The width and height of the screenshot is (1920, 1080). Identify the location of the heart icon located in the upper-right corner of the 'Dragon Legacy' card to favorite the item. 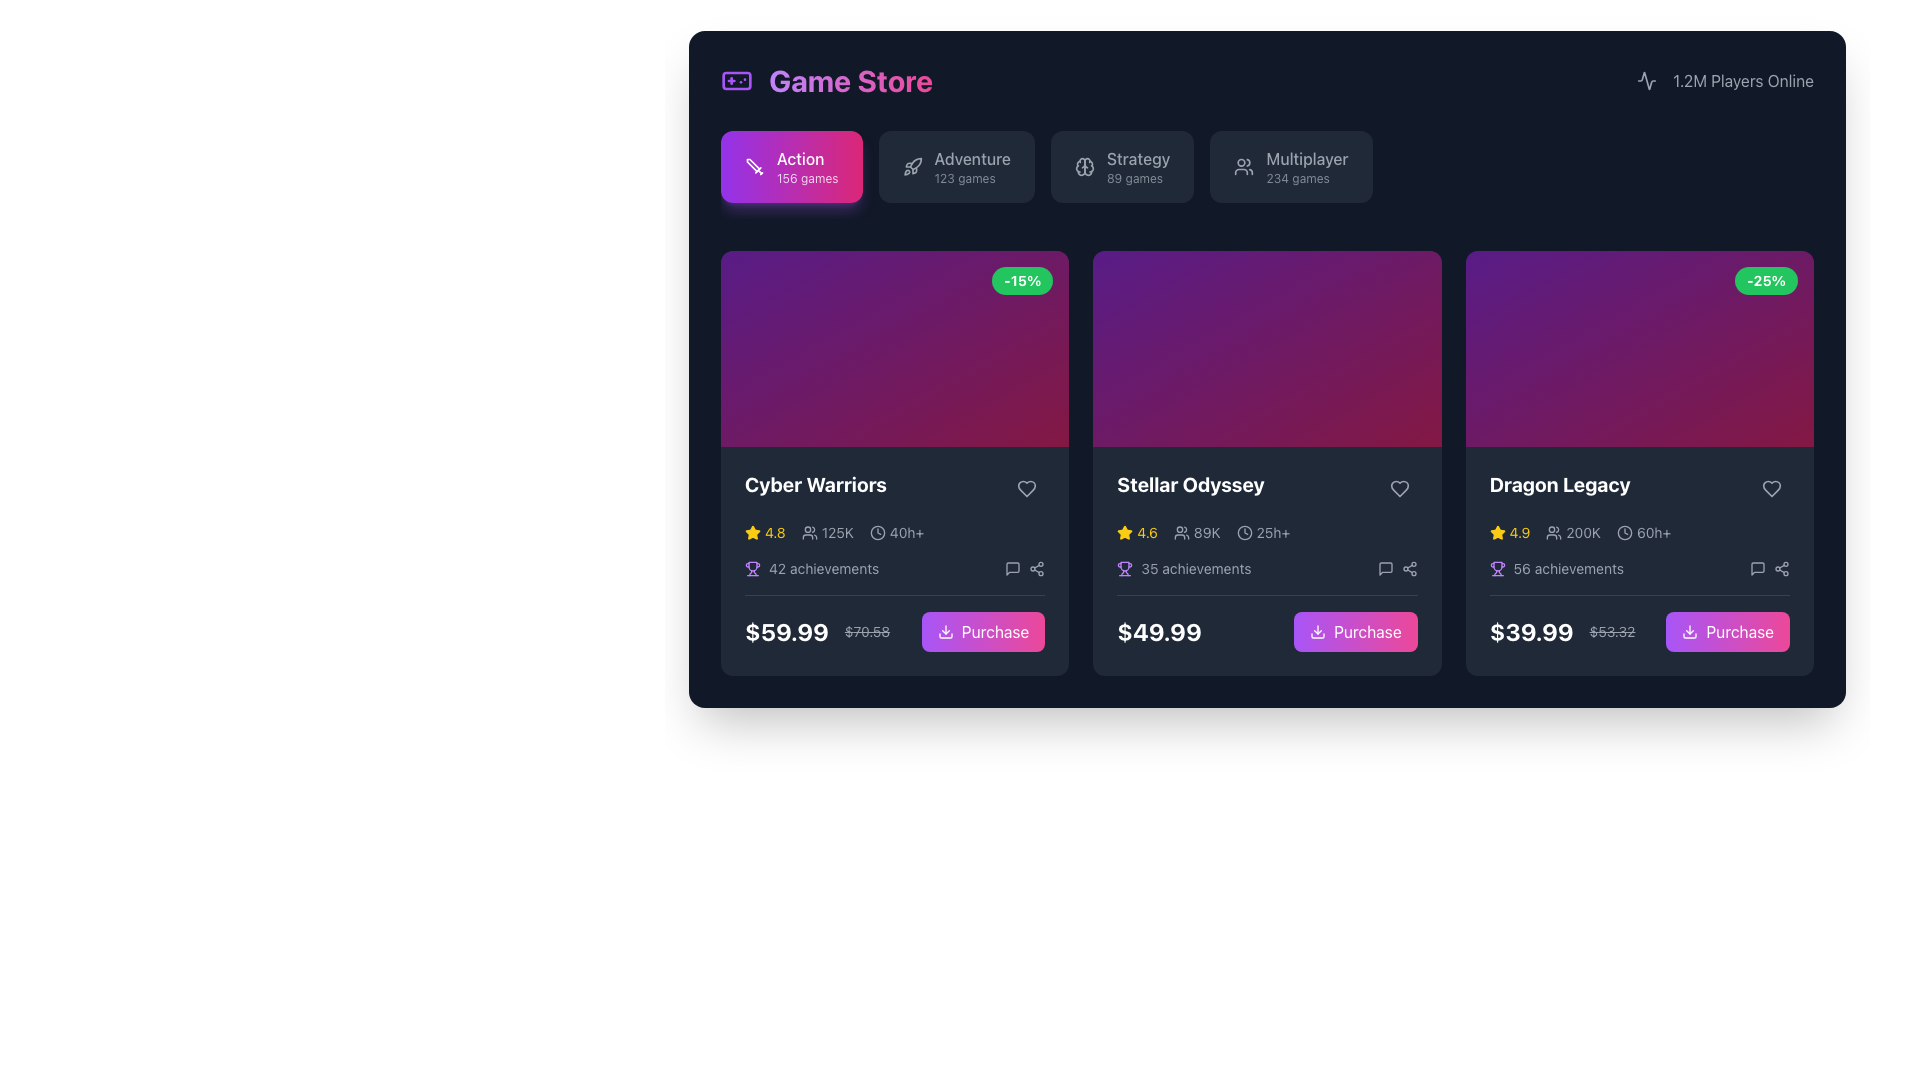
(1771, 488).